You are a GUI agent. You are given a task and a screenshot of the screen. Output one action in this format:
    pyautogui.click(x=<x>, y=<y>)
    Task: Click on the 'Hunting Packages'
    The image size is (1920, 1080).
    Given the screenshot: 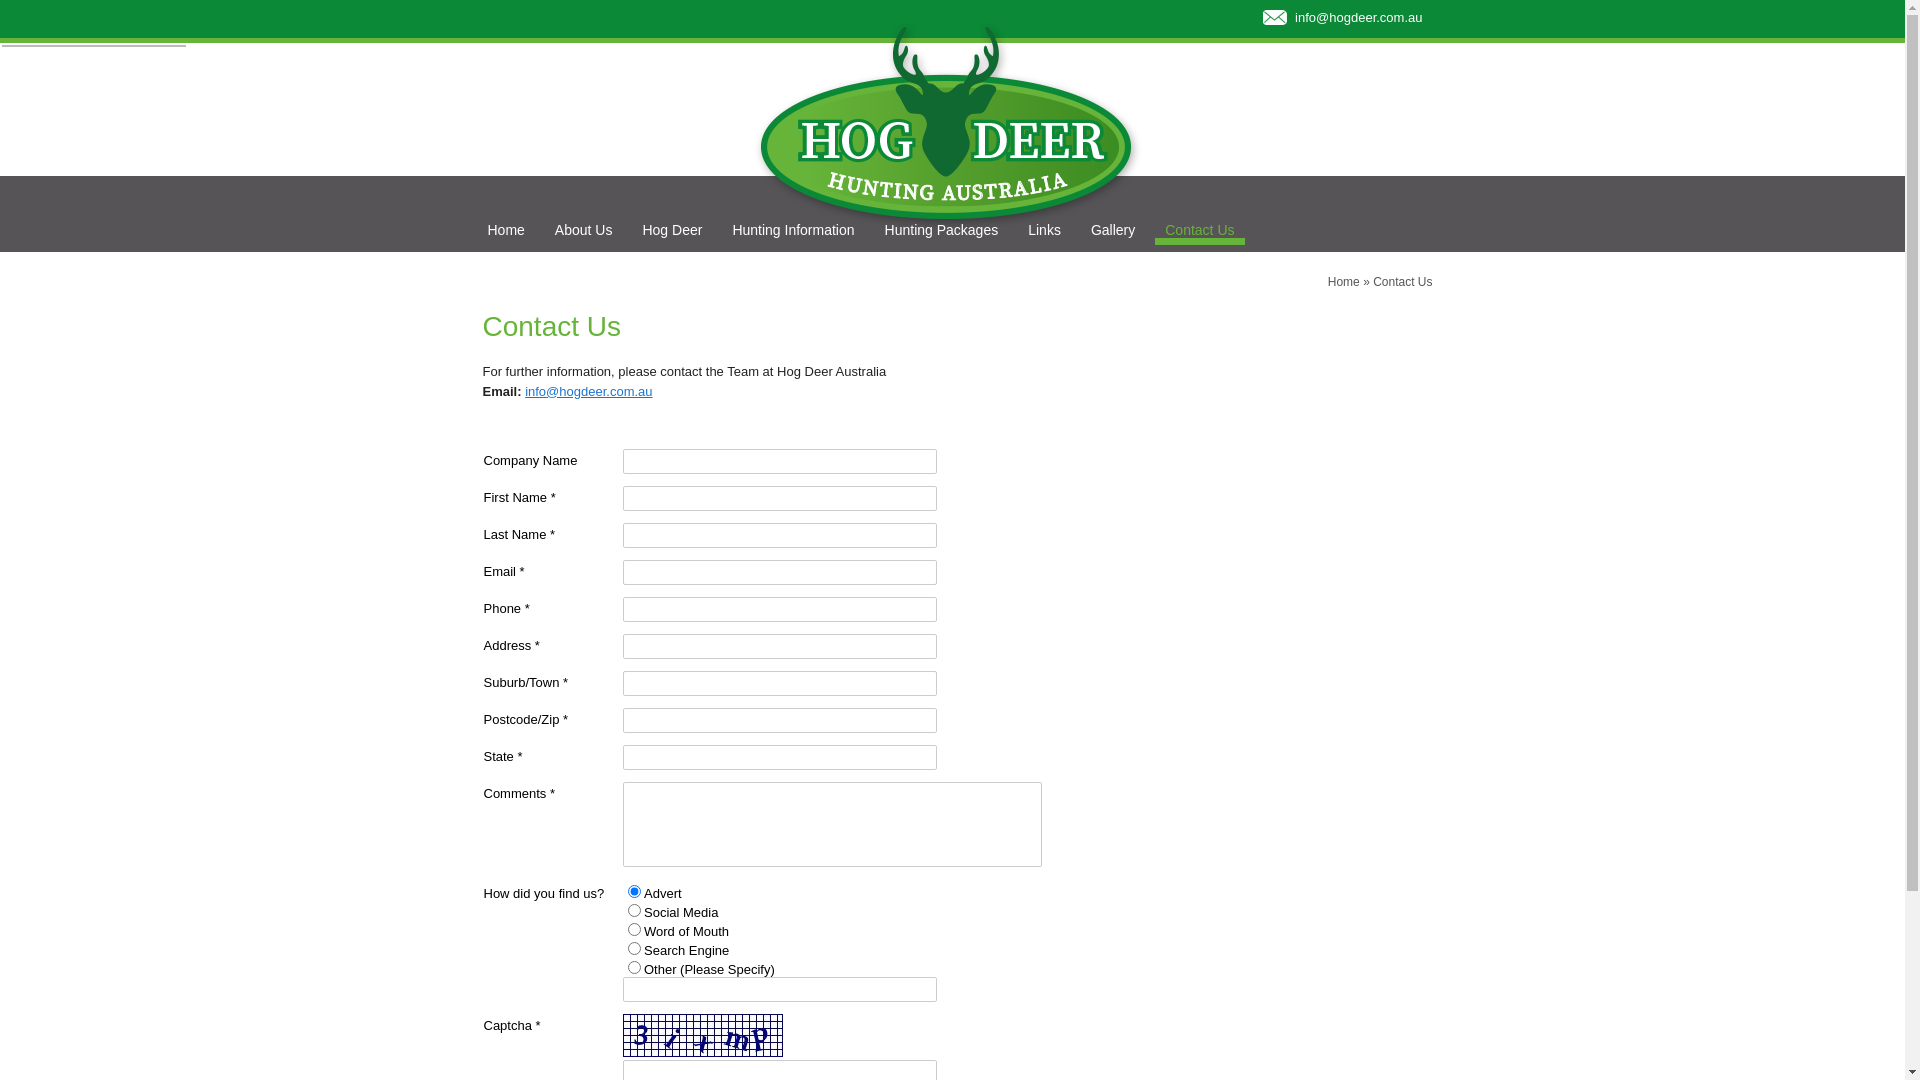 What is the action you would take?
    pyautogui.click(x=940, y=229)
    